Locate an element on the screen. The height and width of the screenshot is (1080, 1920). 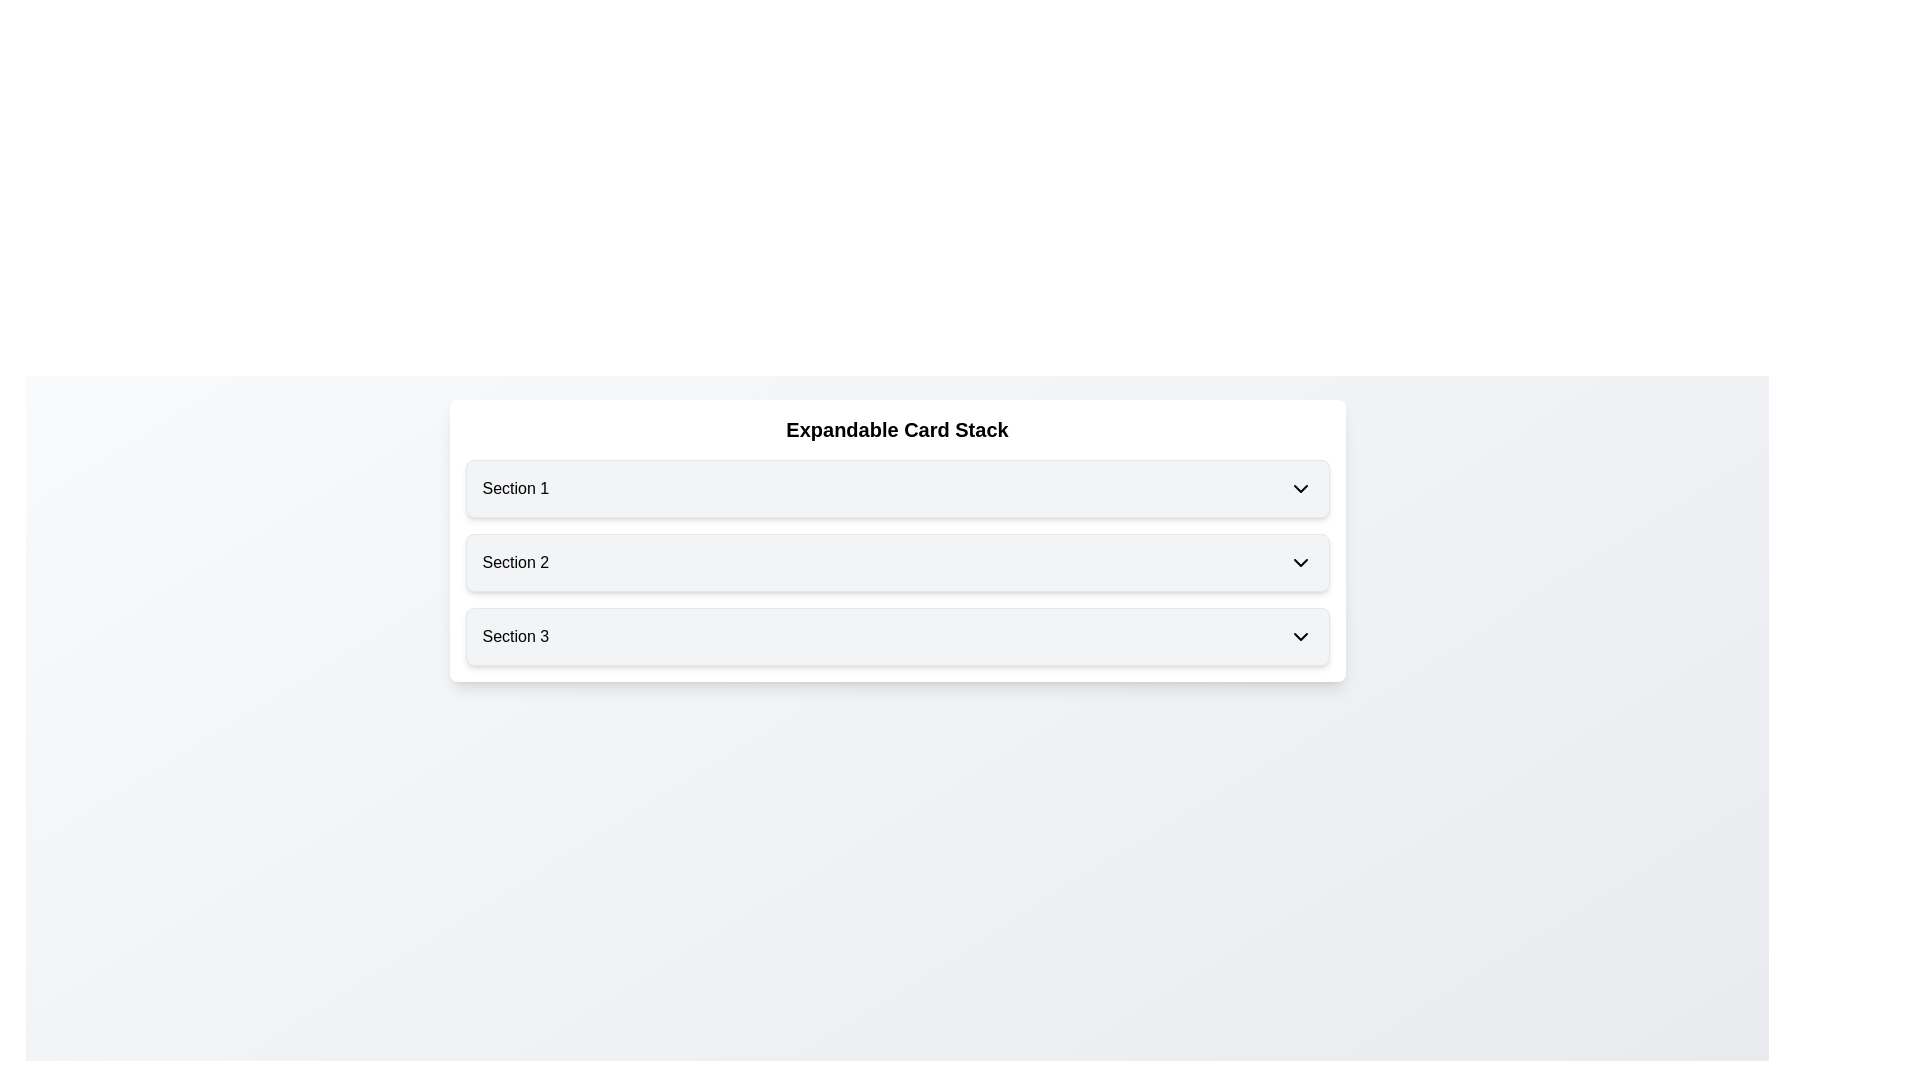
the Static Text Label displaying 'Section 3', which is located within the third section button of a vertically stacked list of sections is located at coordinates (515, 636).